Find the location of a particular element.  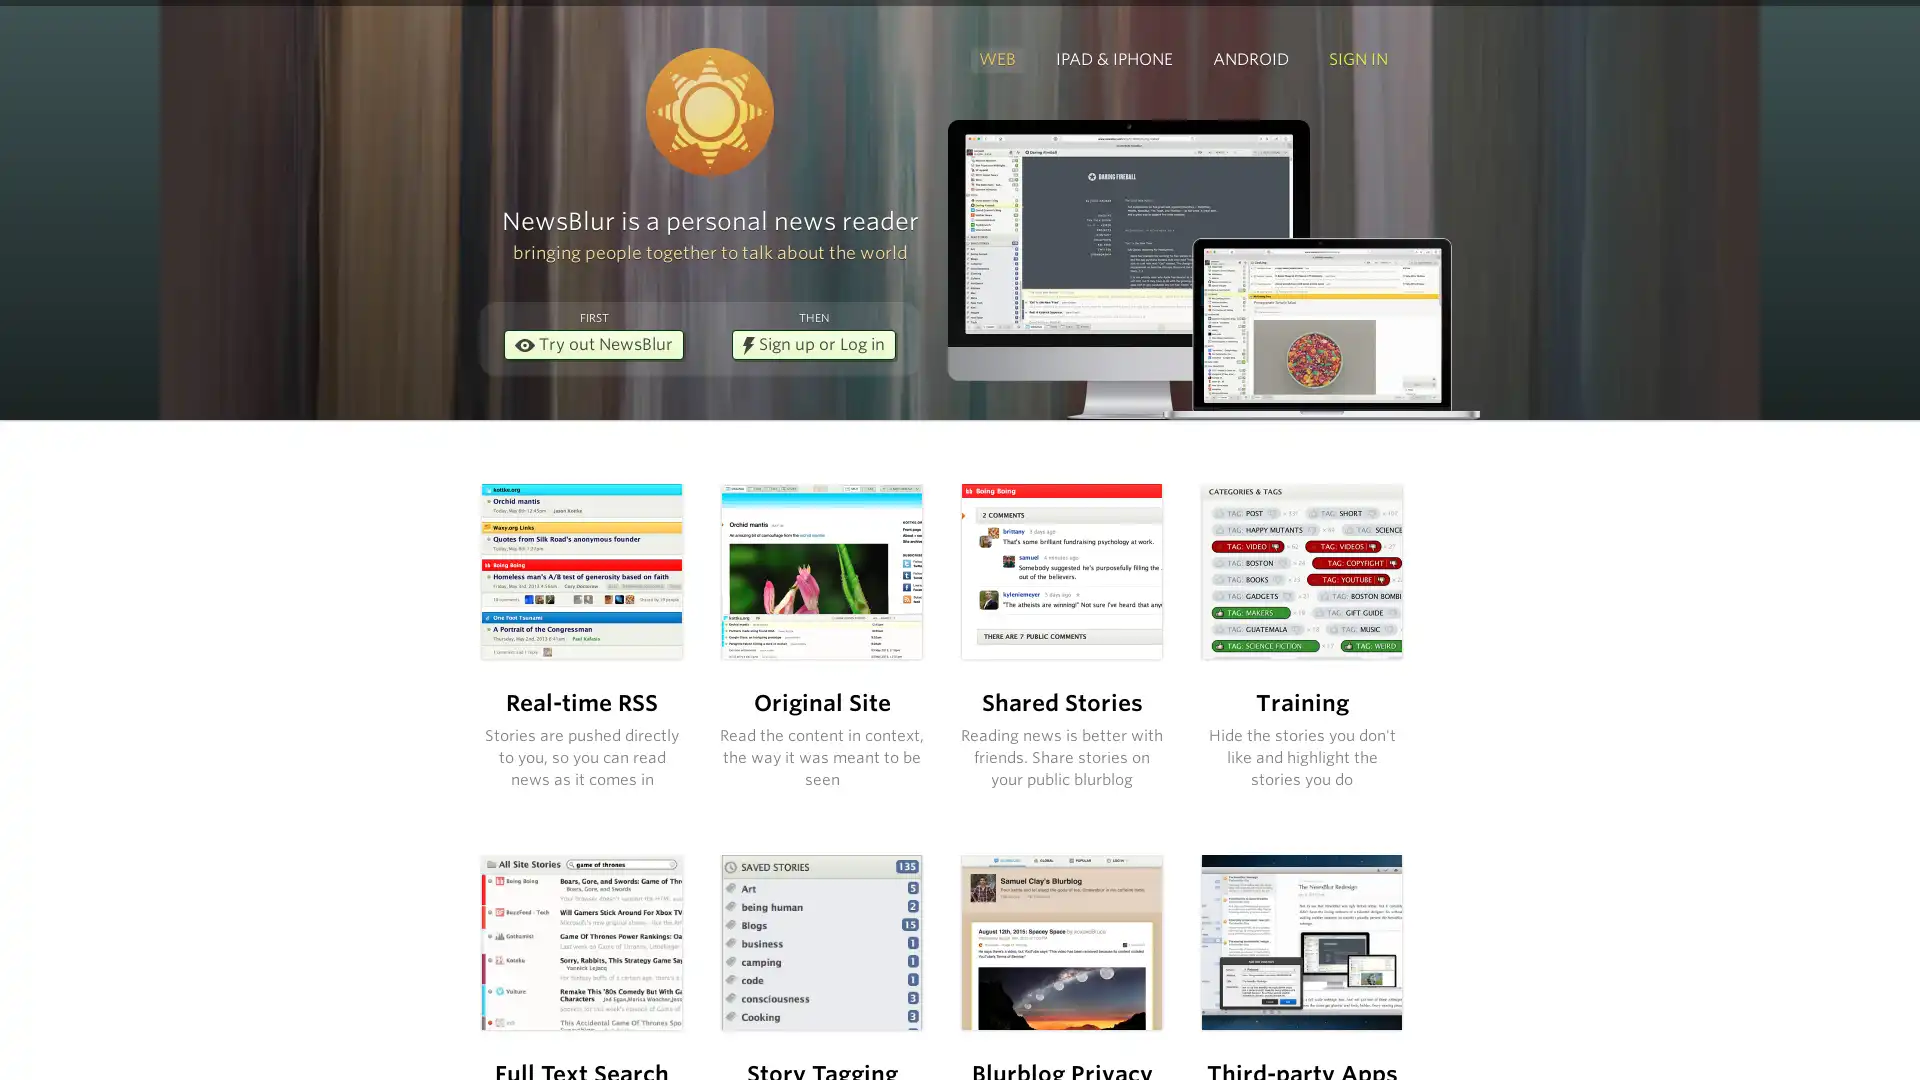

log in is located at coordinates (1079, 677).